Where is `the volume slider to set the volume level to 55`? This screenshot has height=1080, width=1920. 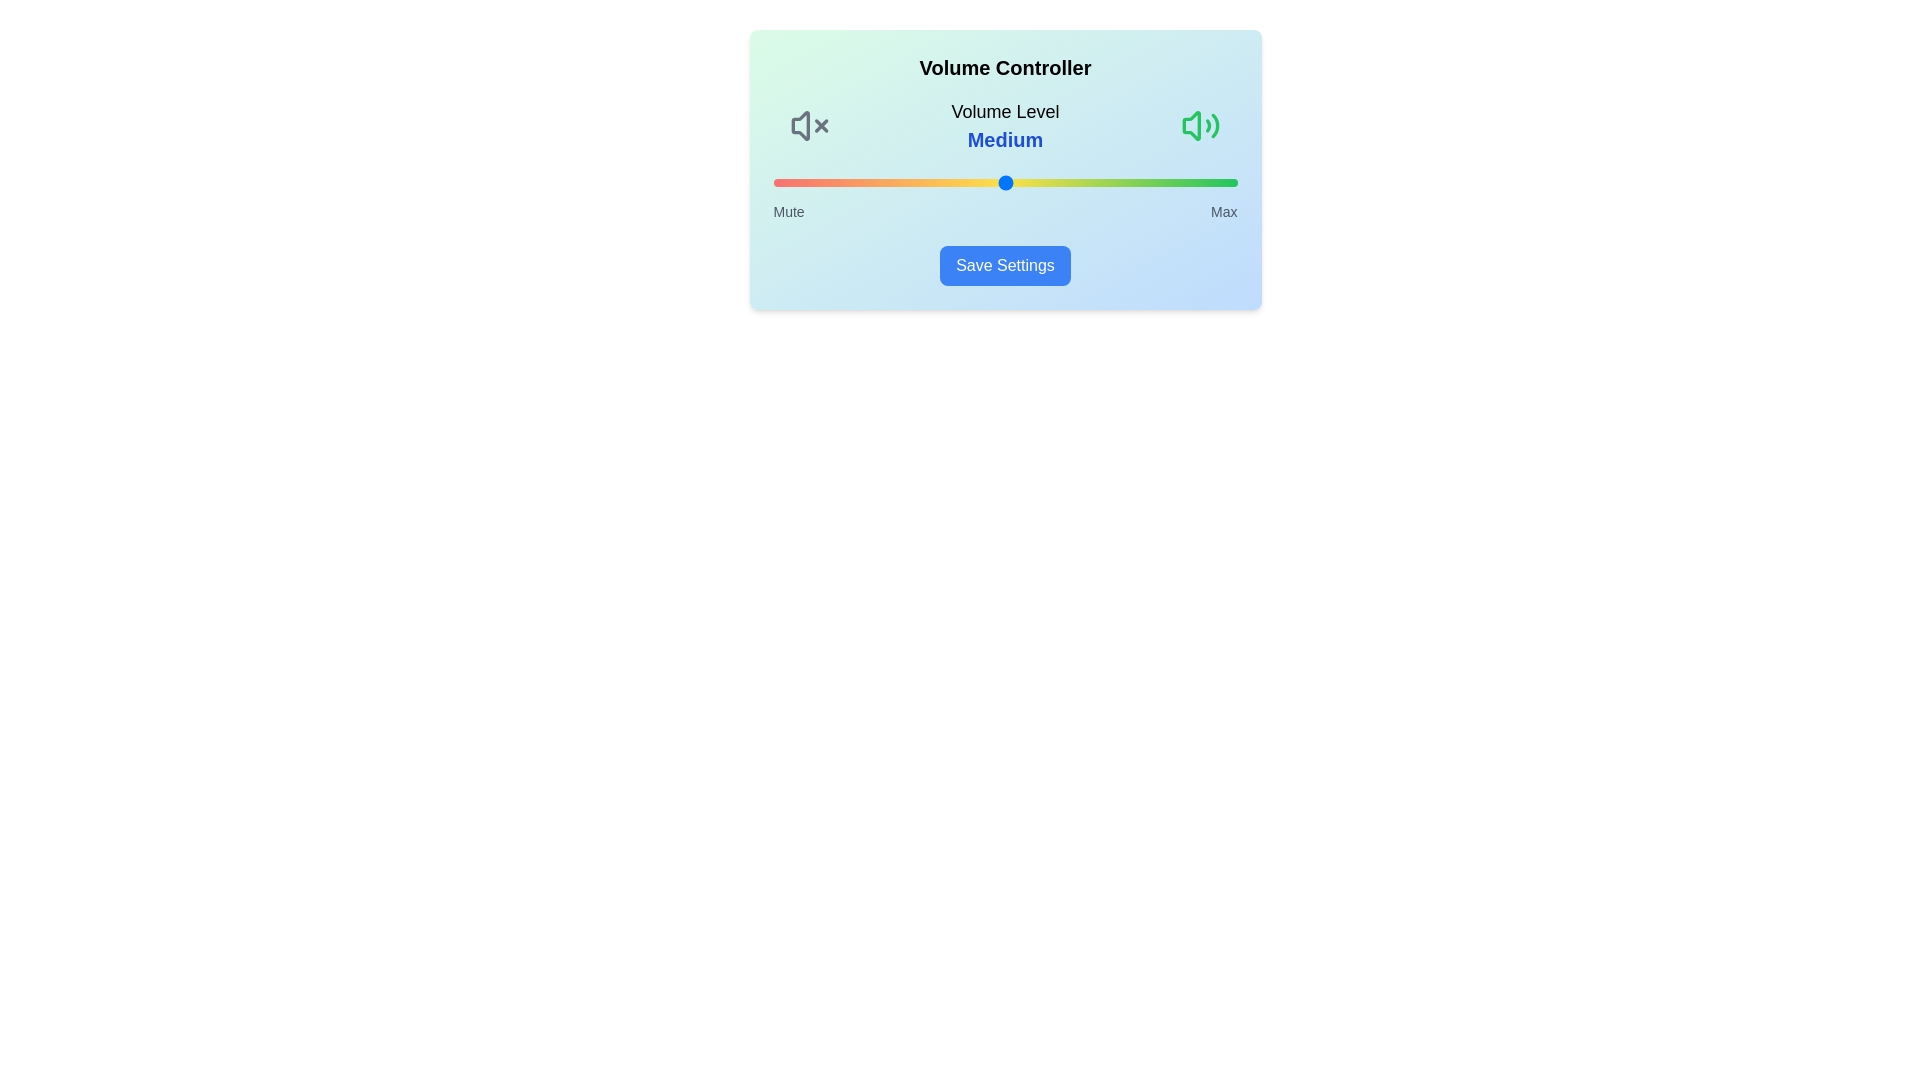
the volume slider to set the volume level to 55 is located at coordinates (1028, 182).